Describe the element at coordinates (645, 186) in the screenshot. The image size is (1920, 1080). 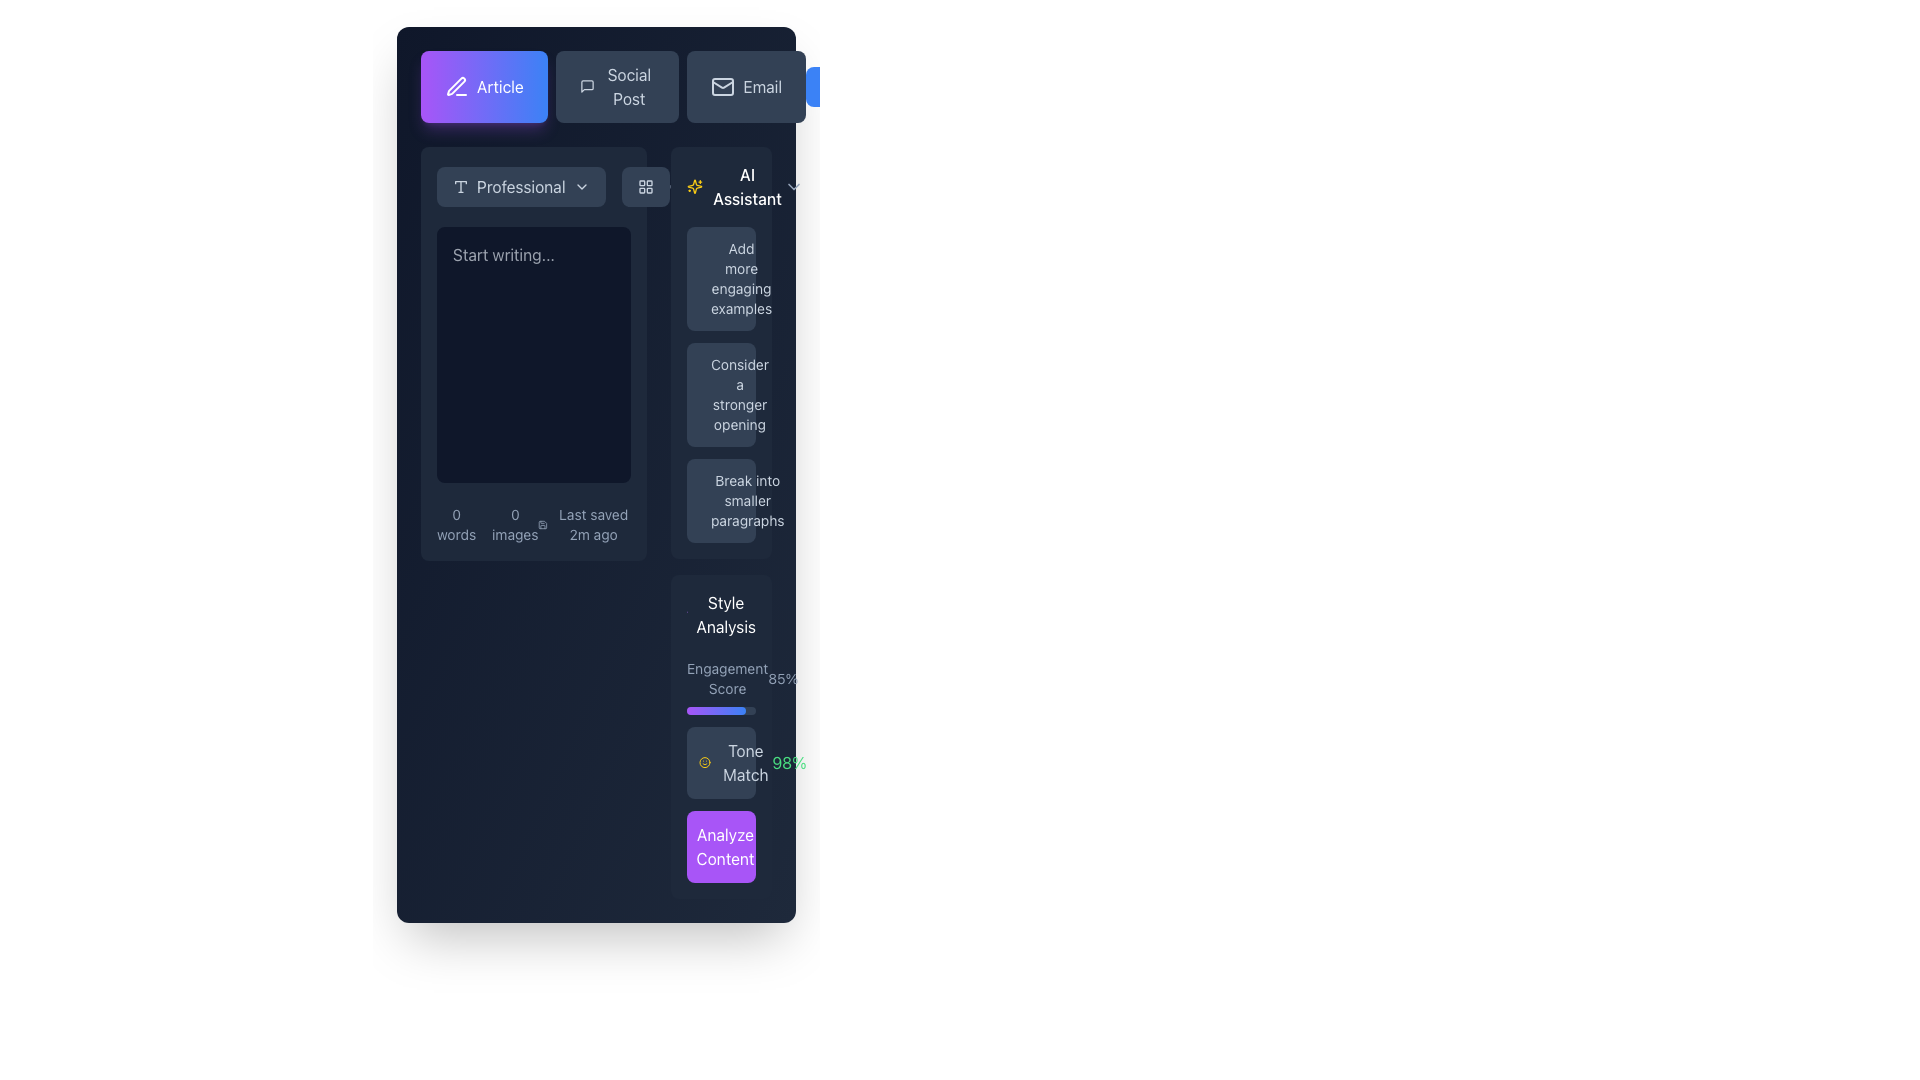
I see `the grid layout icon located in the top-right section of the user interface` at that location.